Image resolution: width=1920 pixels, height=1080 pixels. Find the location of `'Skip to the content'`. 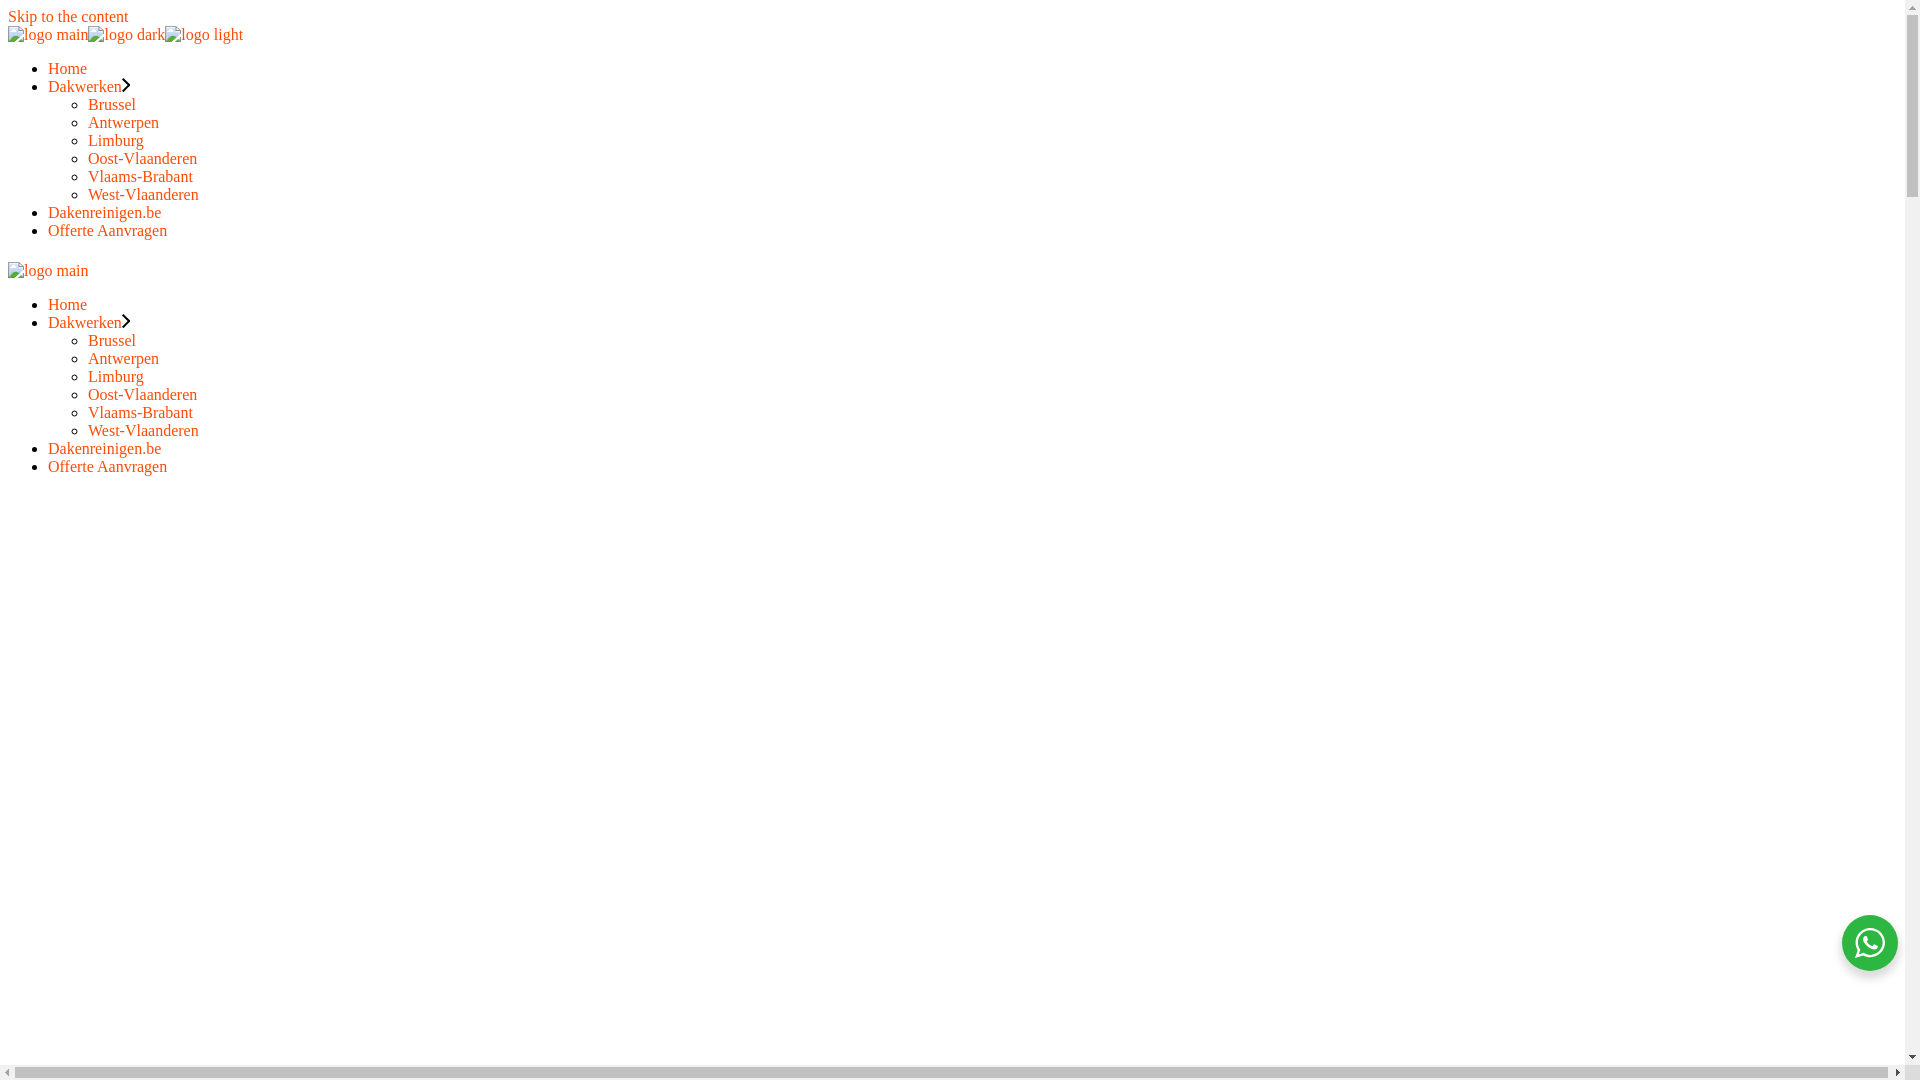

'Skip to the content' is located at coordinates (67, 16).